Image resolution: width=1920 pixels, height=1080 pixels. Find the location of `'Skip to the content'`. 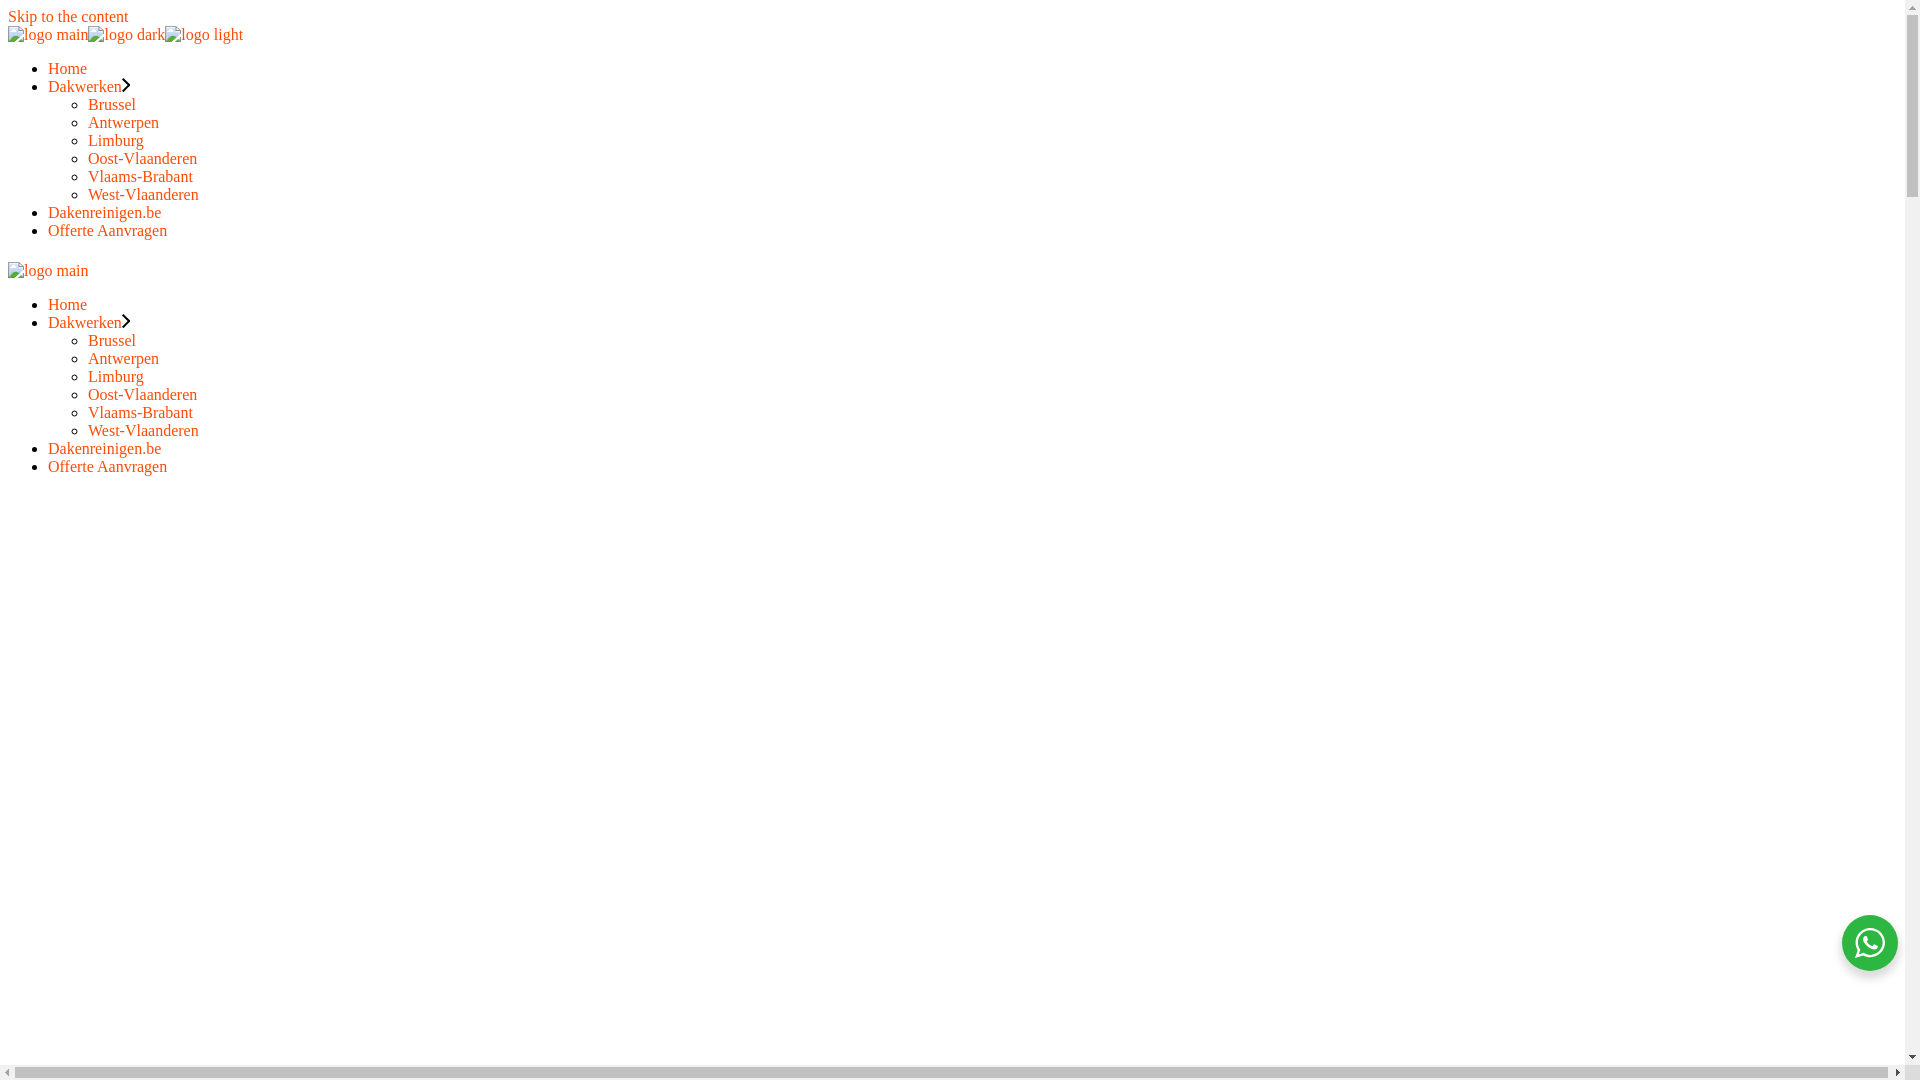

'Skip to the content' is located at coordinates (67, 16).